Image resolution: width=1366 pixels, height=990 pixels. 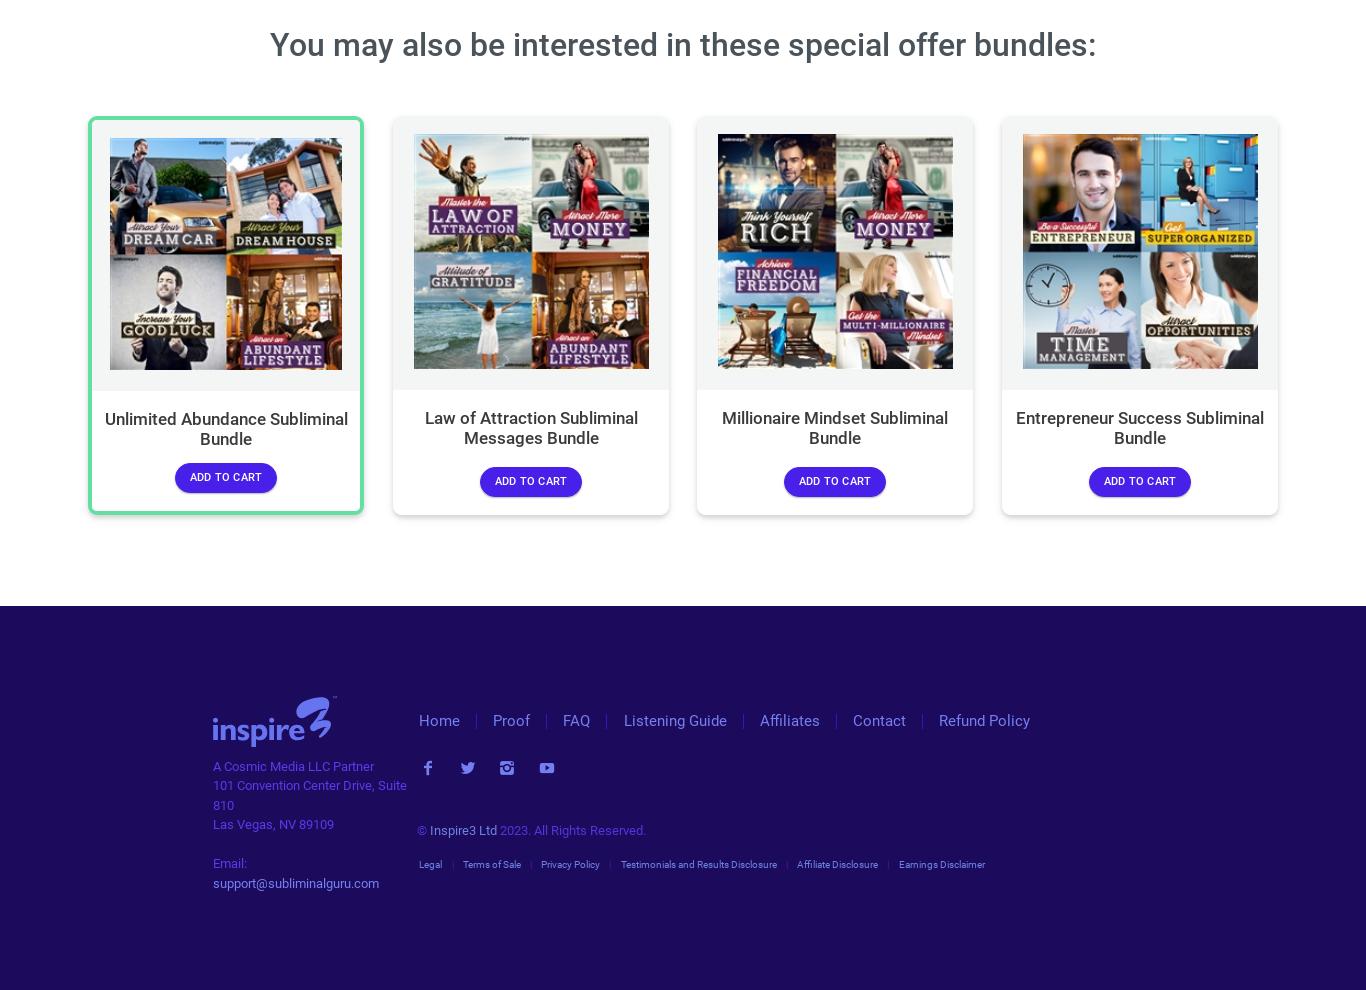 I want to click on 'Terms of Sale', so click(x=490, y=863).